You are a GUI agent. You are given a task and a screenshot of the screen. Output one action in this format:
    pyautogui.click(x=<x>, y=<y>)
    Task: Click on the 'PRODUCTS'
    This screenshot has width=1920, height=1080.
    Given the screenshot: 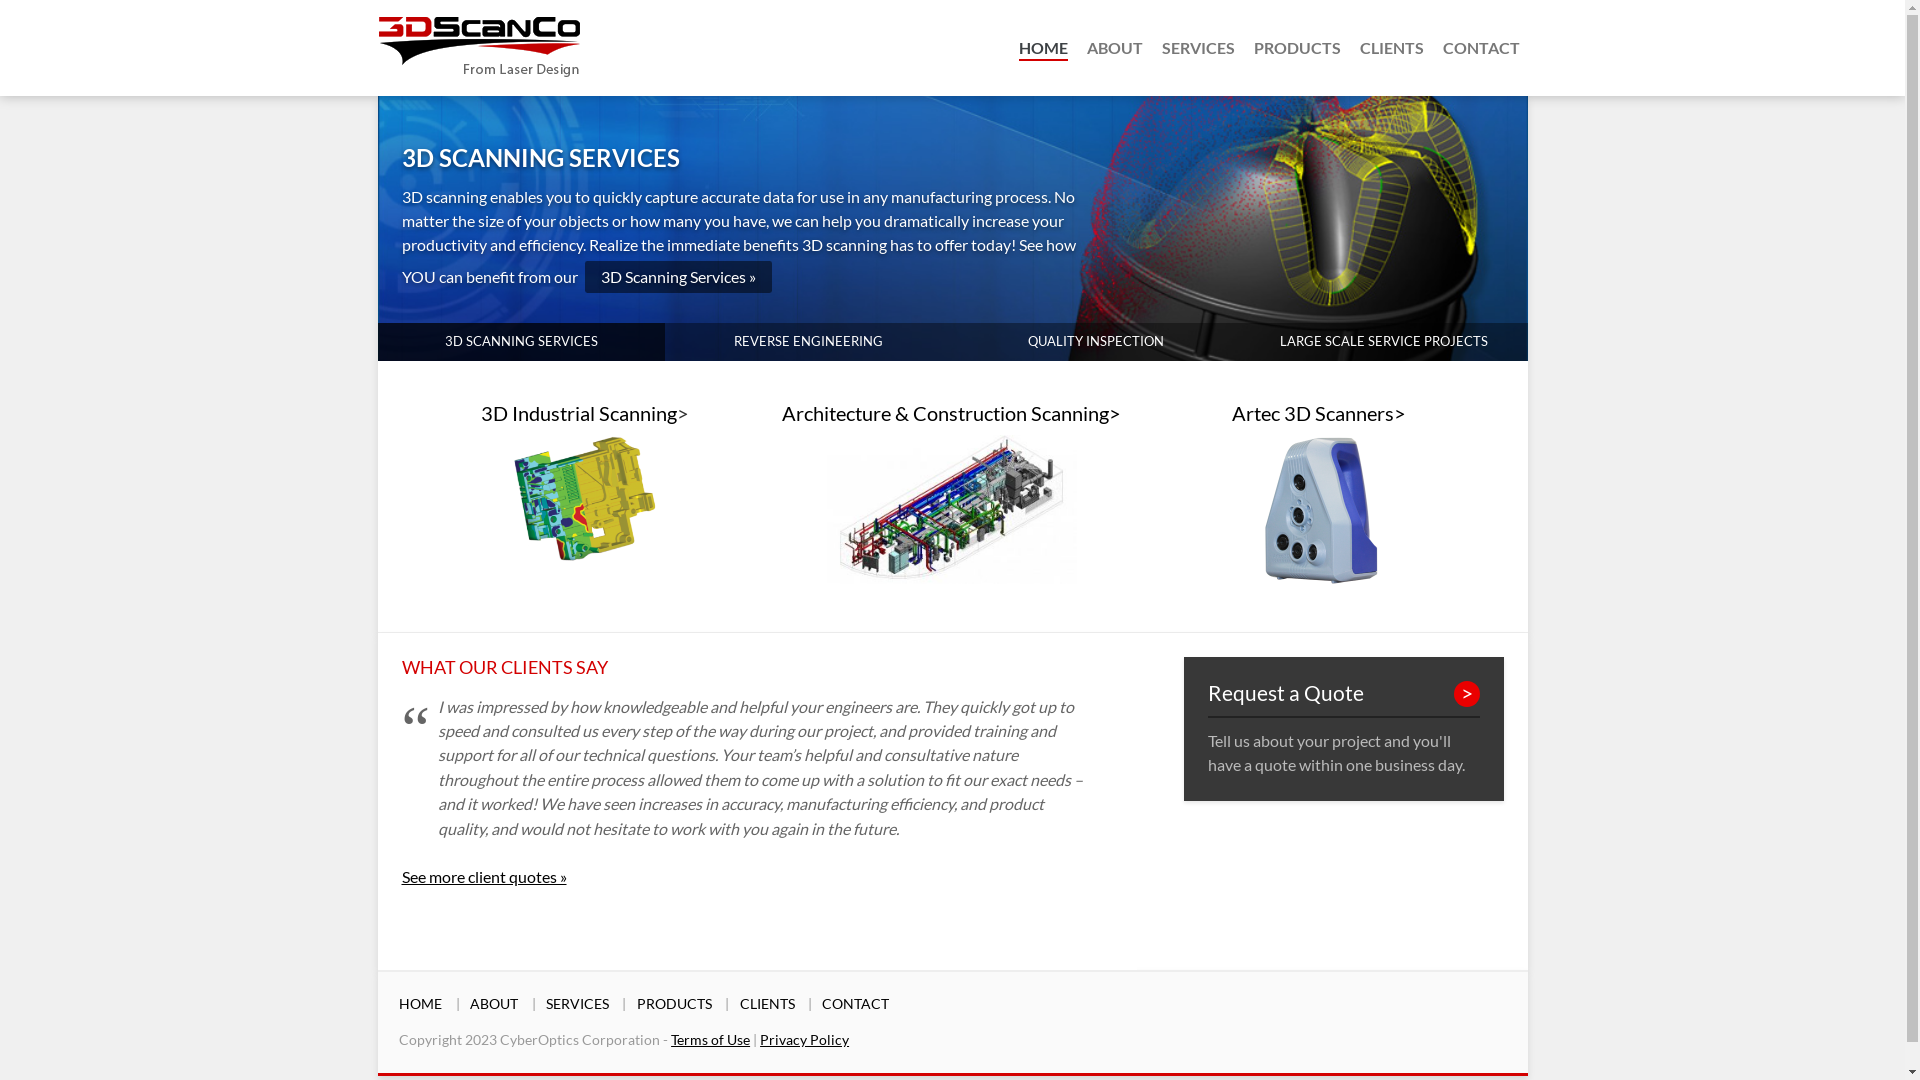 What is the action you would take?
    pyautogui.click(x=1297, y=46)
    